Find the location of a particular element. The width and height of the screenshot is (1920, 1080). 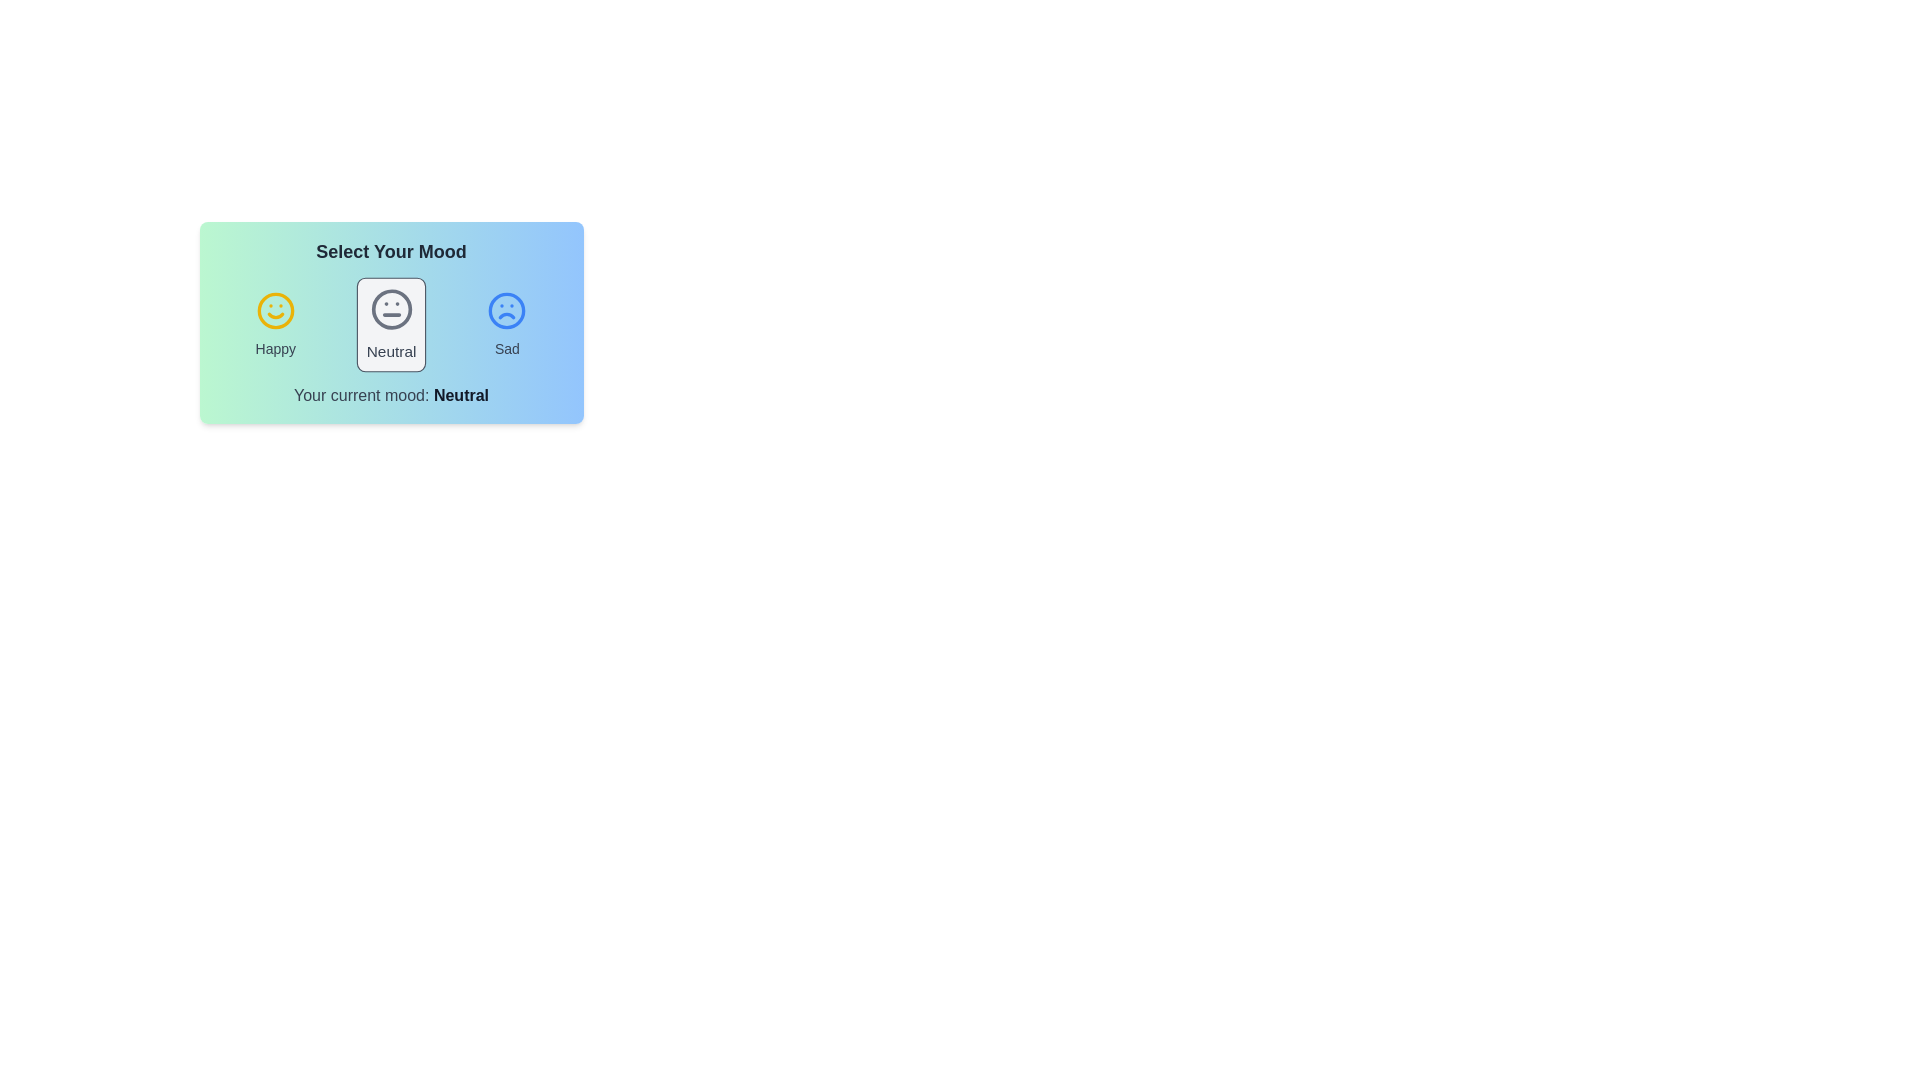

the mood sad by clicking on the respective icon is located at coordinates (507, 323).